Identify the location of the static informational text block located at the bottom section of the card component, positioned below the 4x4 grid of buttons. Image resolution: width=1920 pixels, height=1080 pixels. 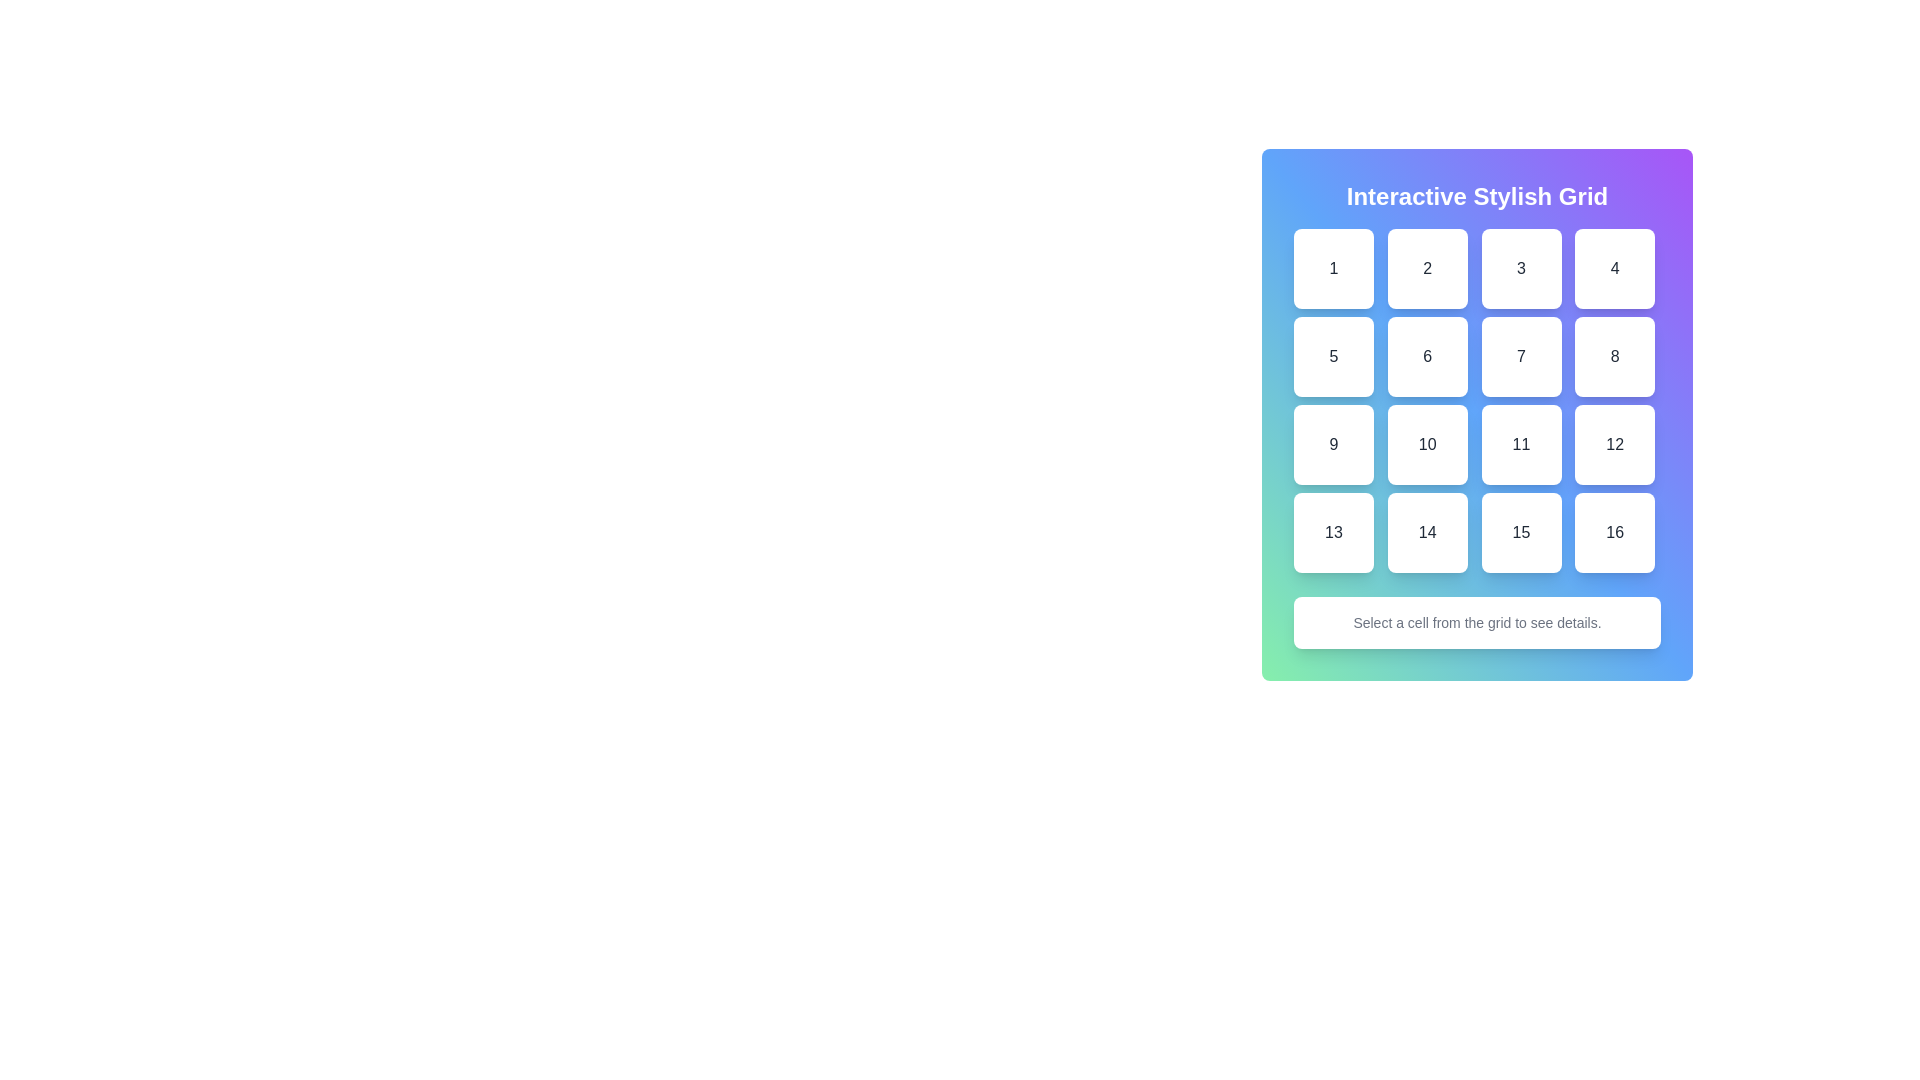
(1477, 622).